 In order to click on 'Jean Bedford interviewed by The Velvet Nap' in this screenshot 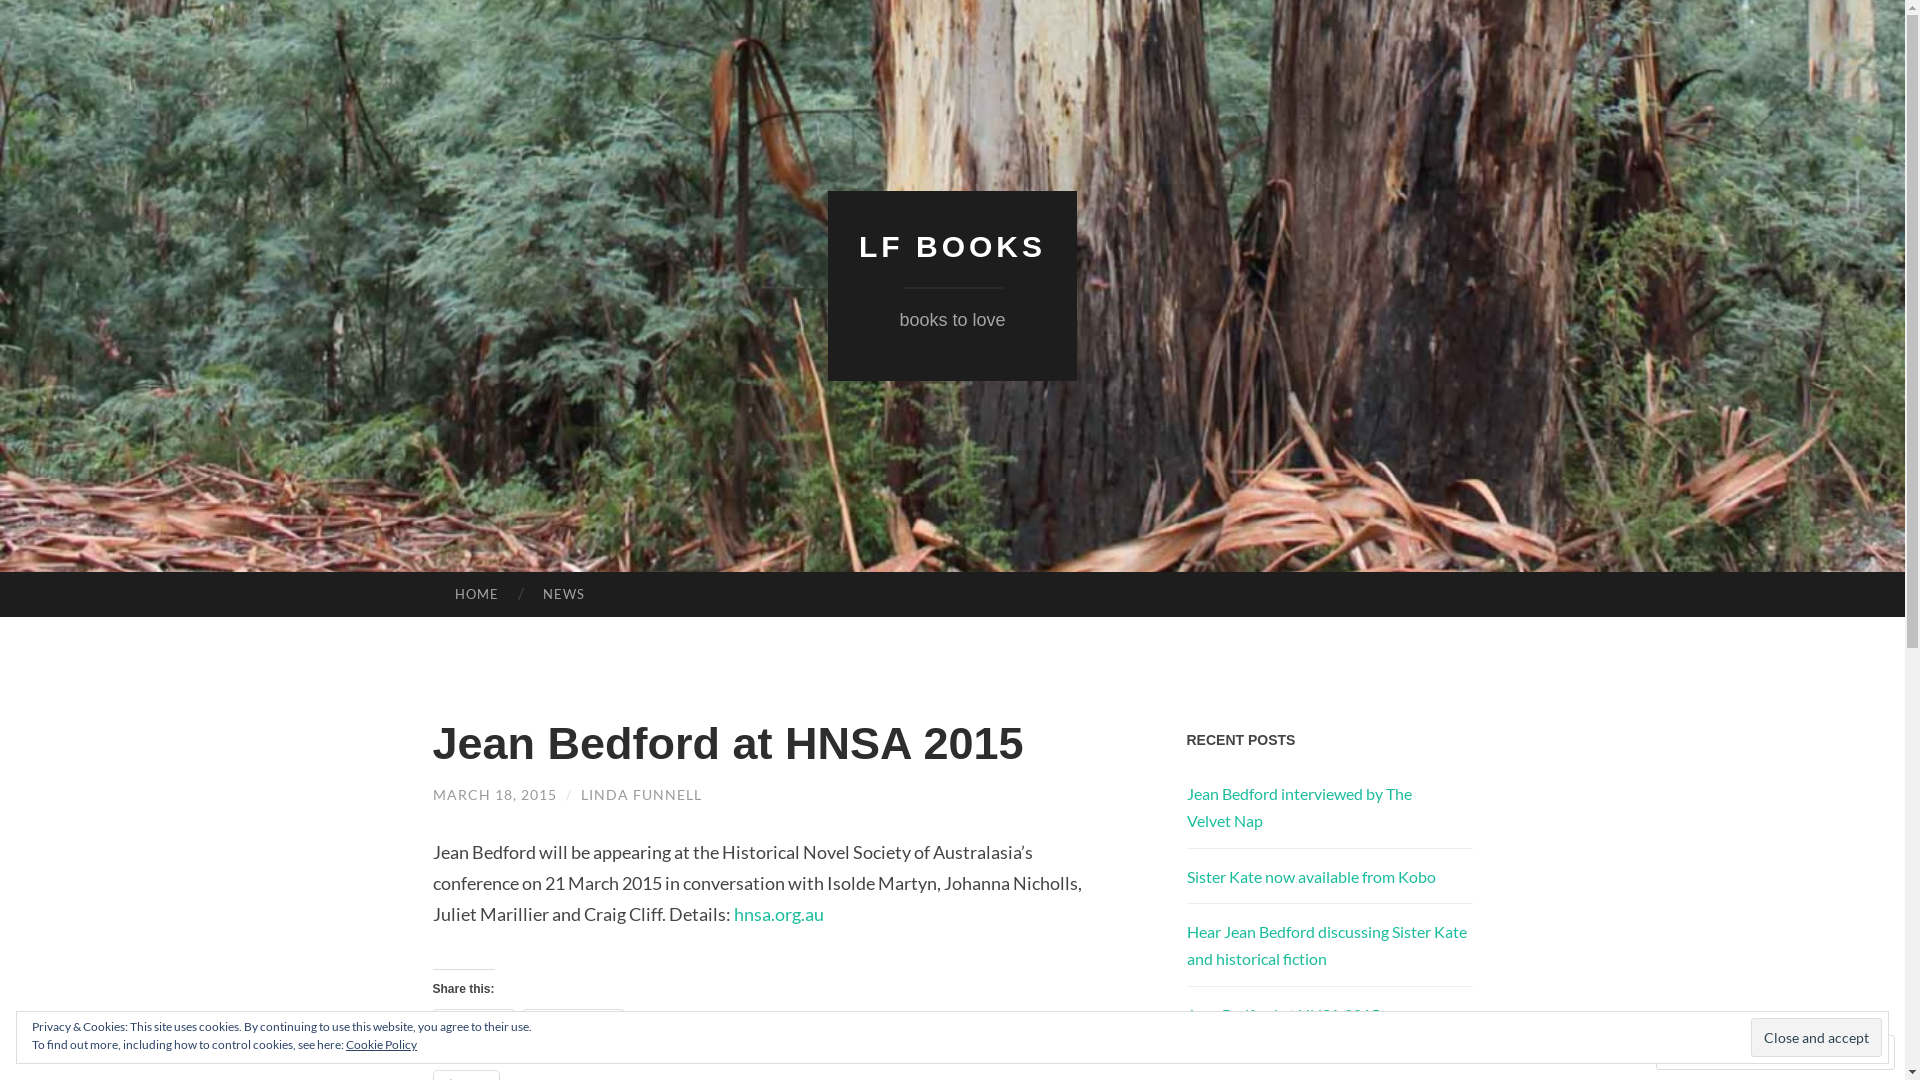, I will do `click(1185, 805)`.